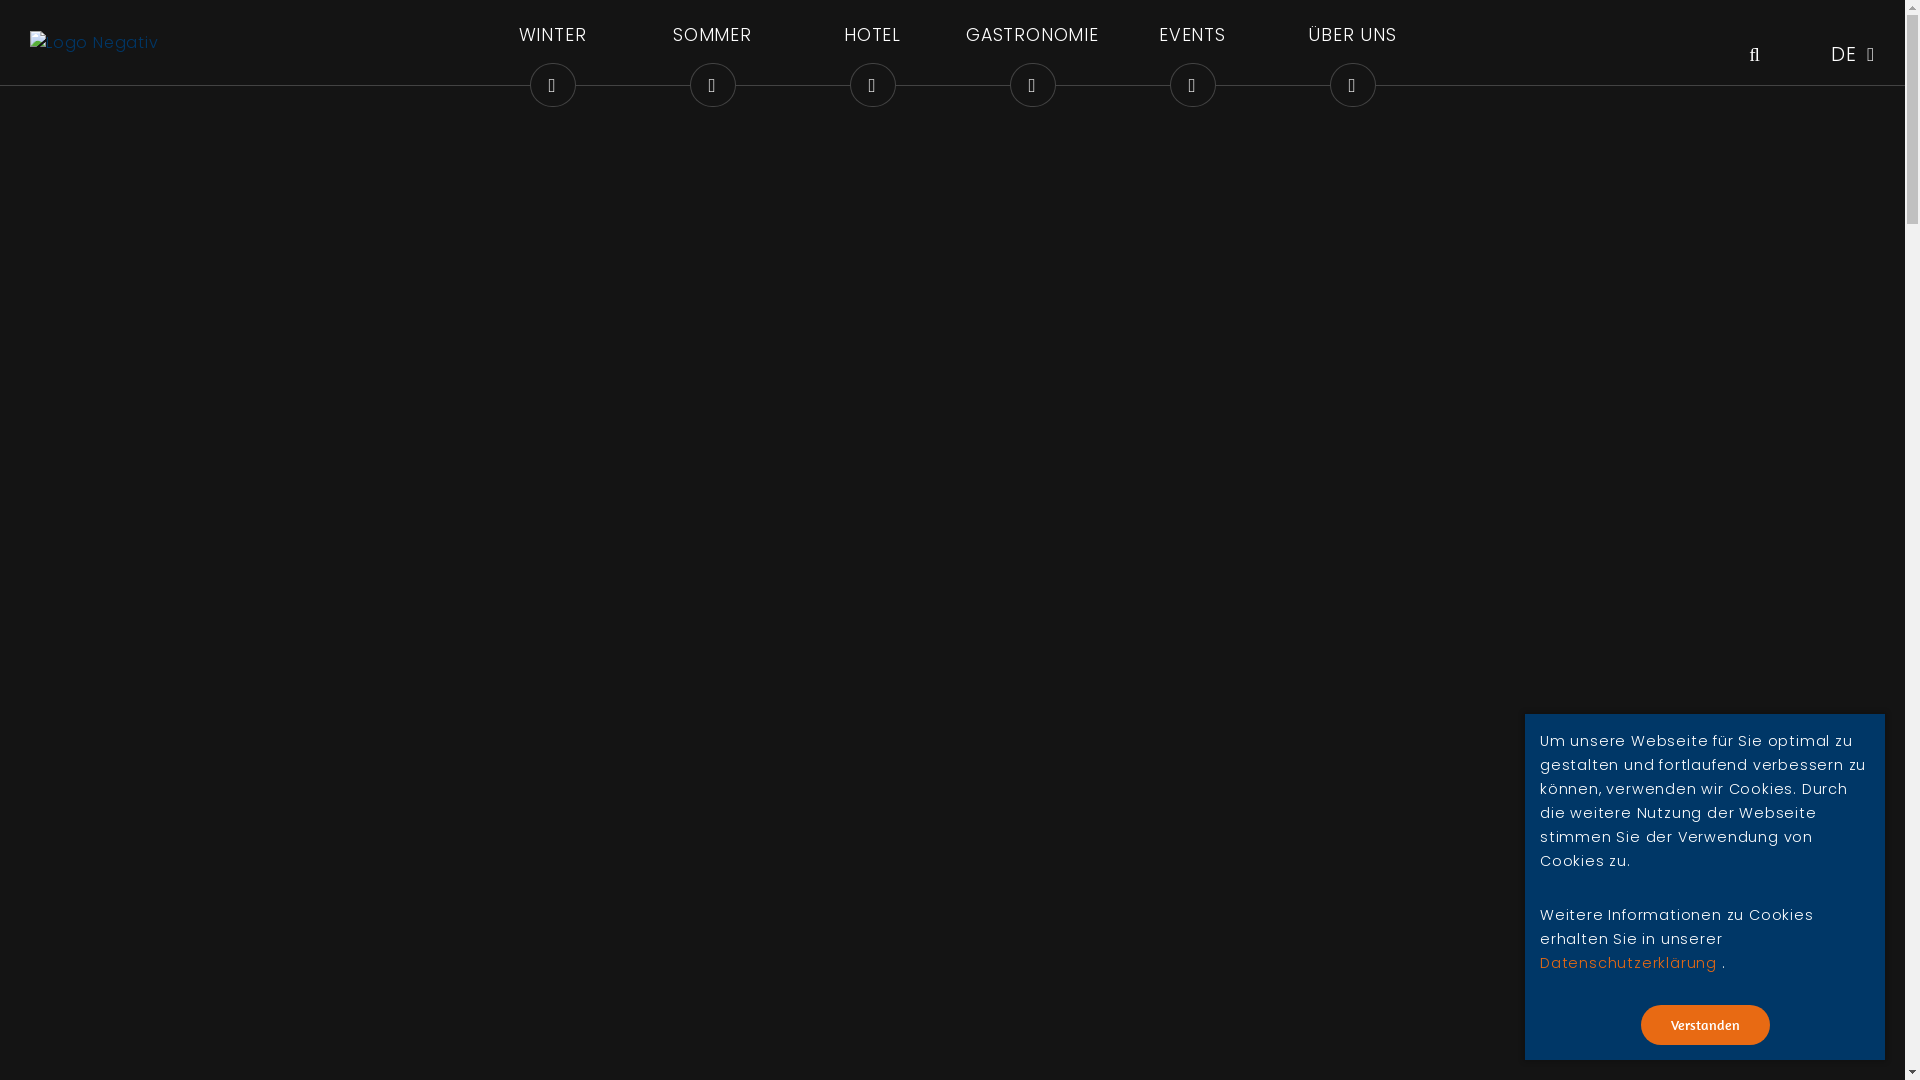  What do you see at coordinates (1703, 1025) in the screenshot?
I see `'Verstanden'` at bounding box center [1703, 1025].